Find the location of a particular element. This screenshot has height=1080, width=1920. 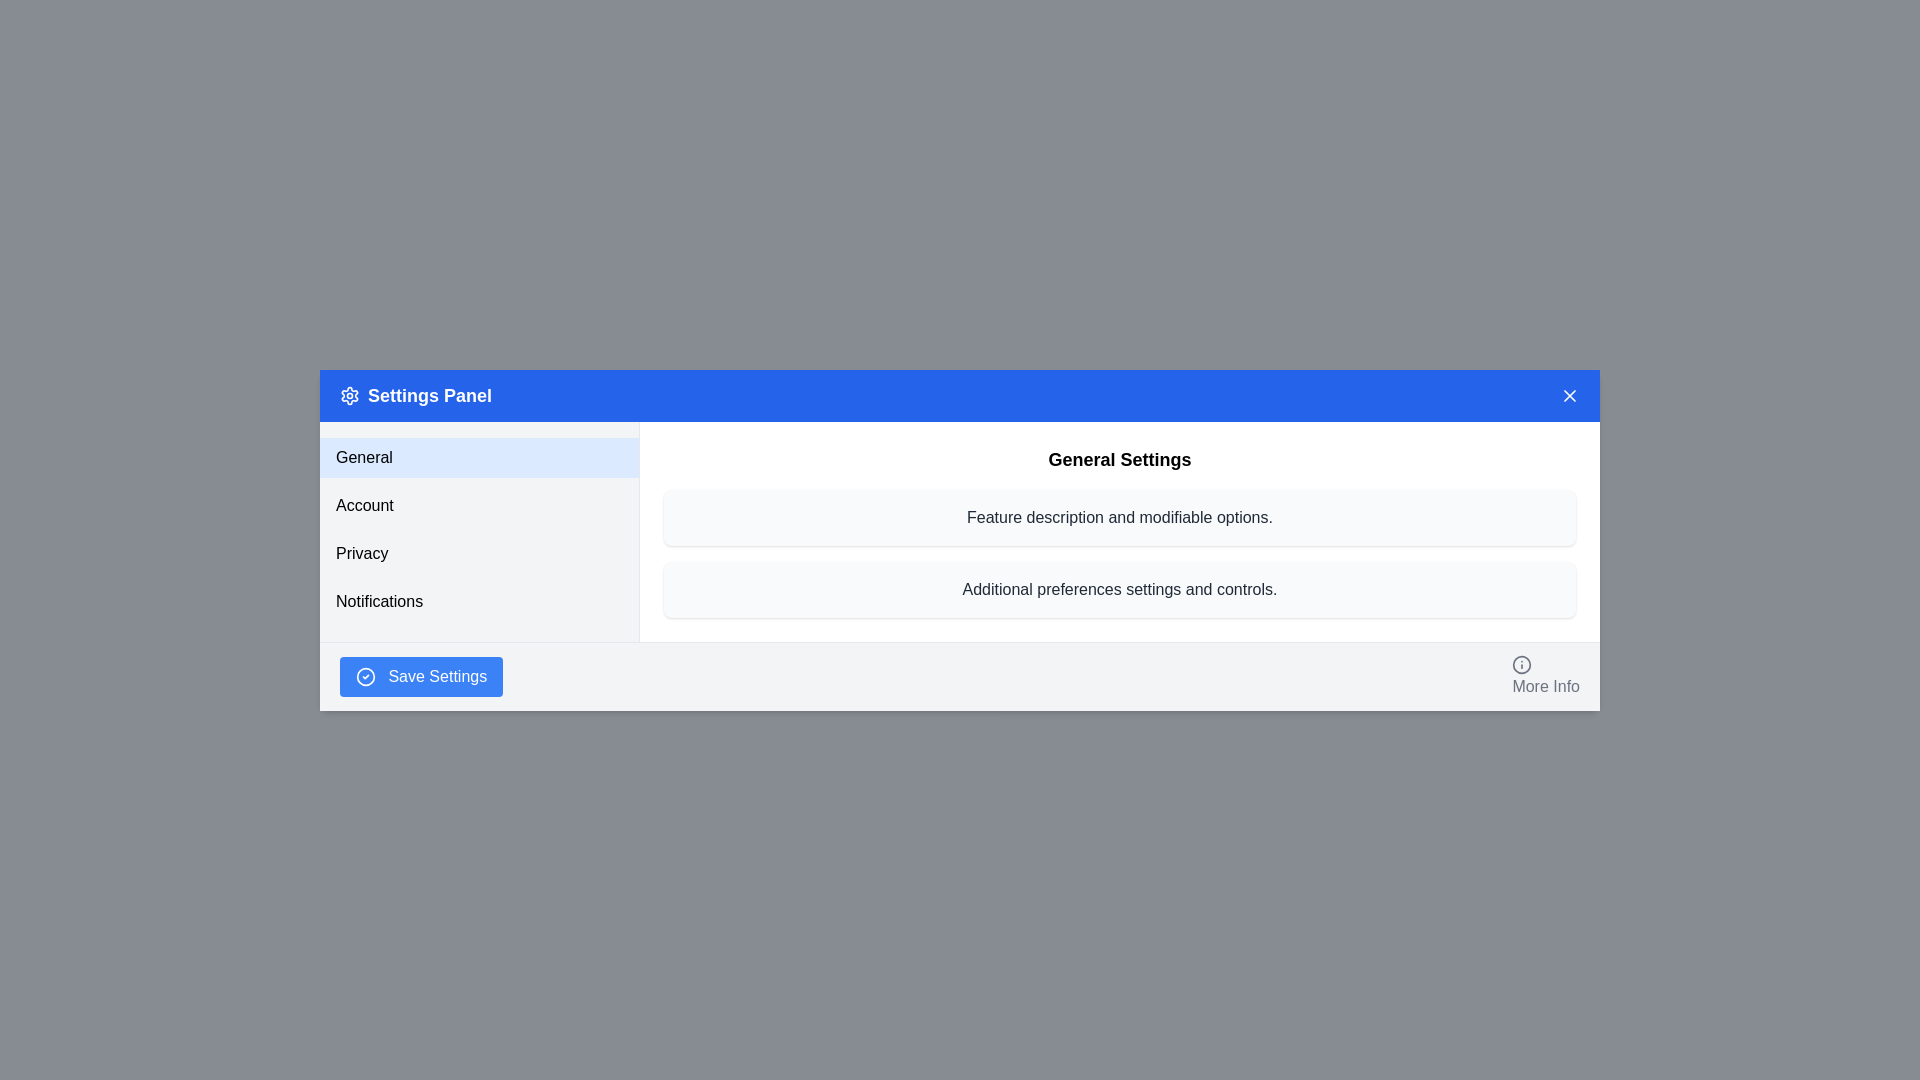

the confirmation icon located at the left end of the 'Save Settings' button, adjacent to its text label is located at coordinates (365, 676).